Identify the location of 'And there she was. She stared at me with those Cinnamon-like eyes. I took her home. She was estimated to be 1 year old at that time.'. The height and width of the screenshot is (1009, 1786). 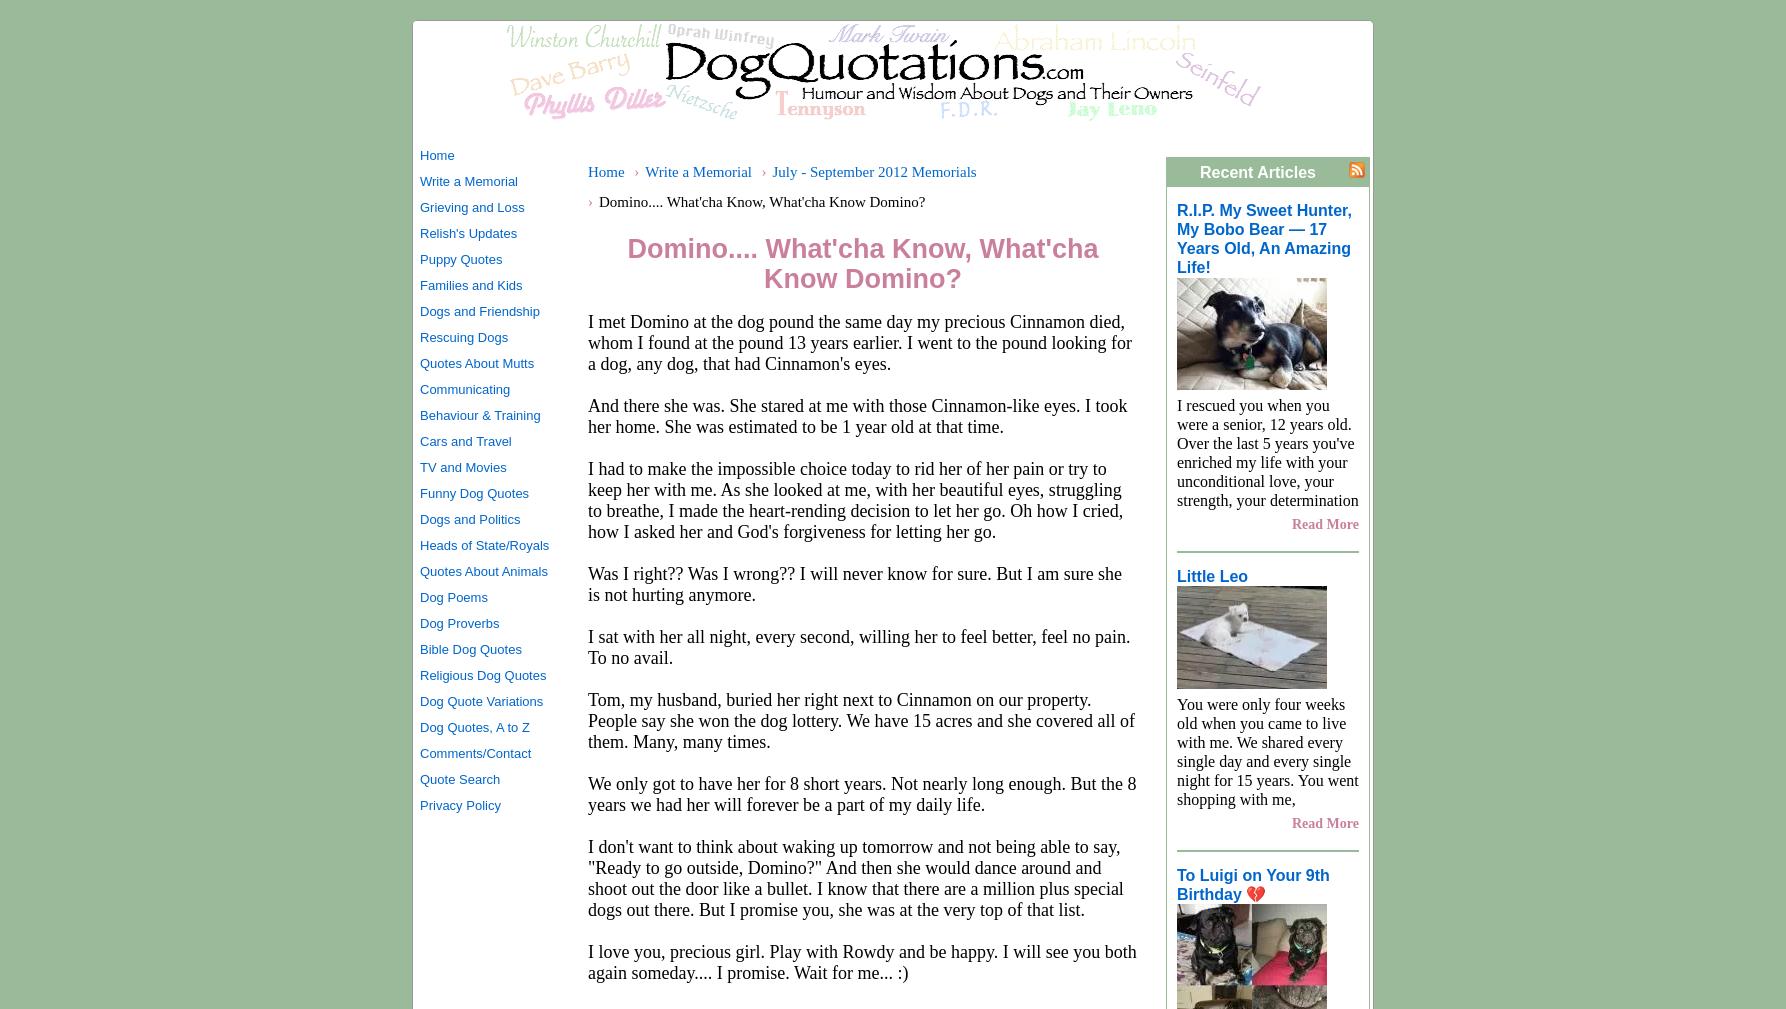
(856, 415).